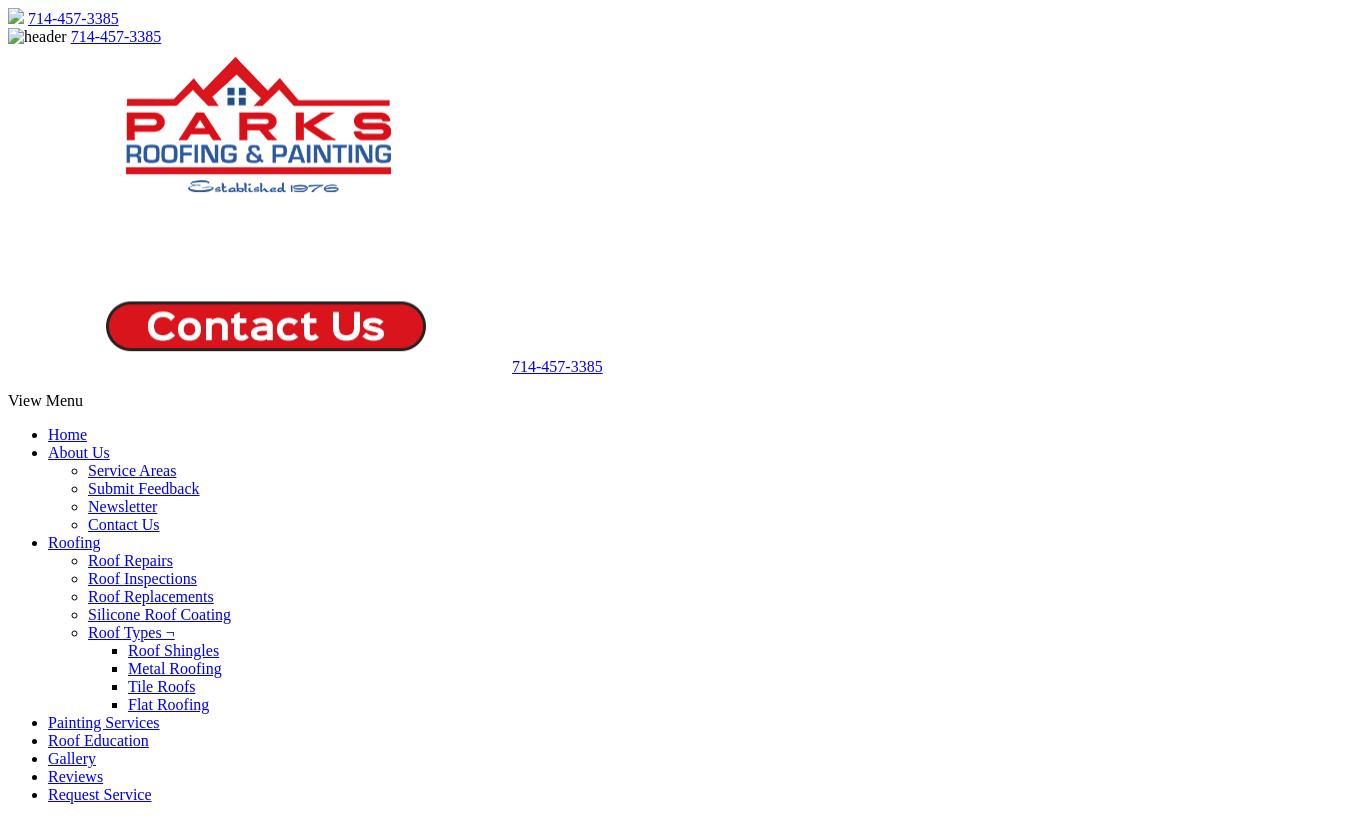  I want to click on 'Request Service', so click(98, 794).